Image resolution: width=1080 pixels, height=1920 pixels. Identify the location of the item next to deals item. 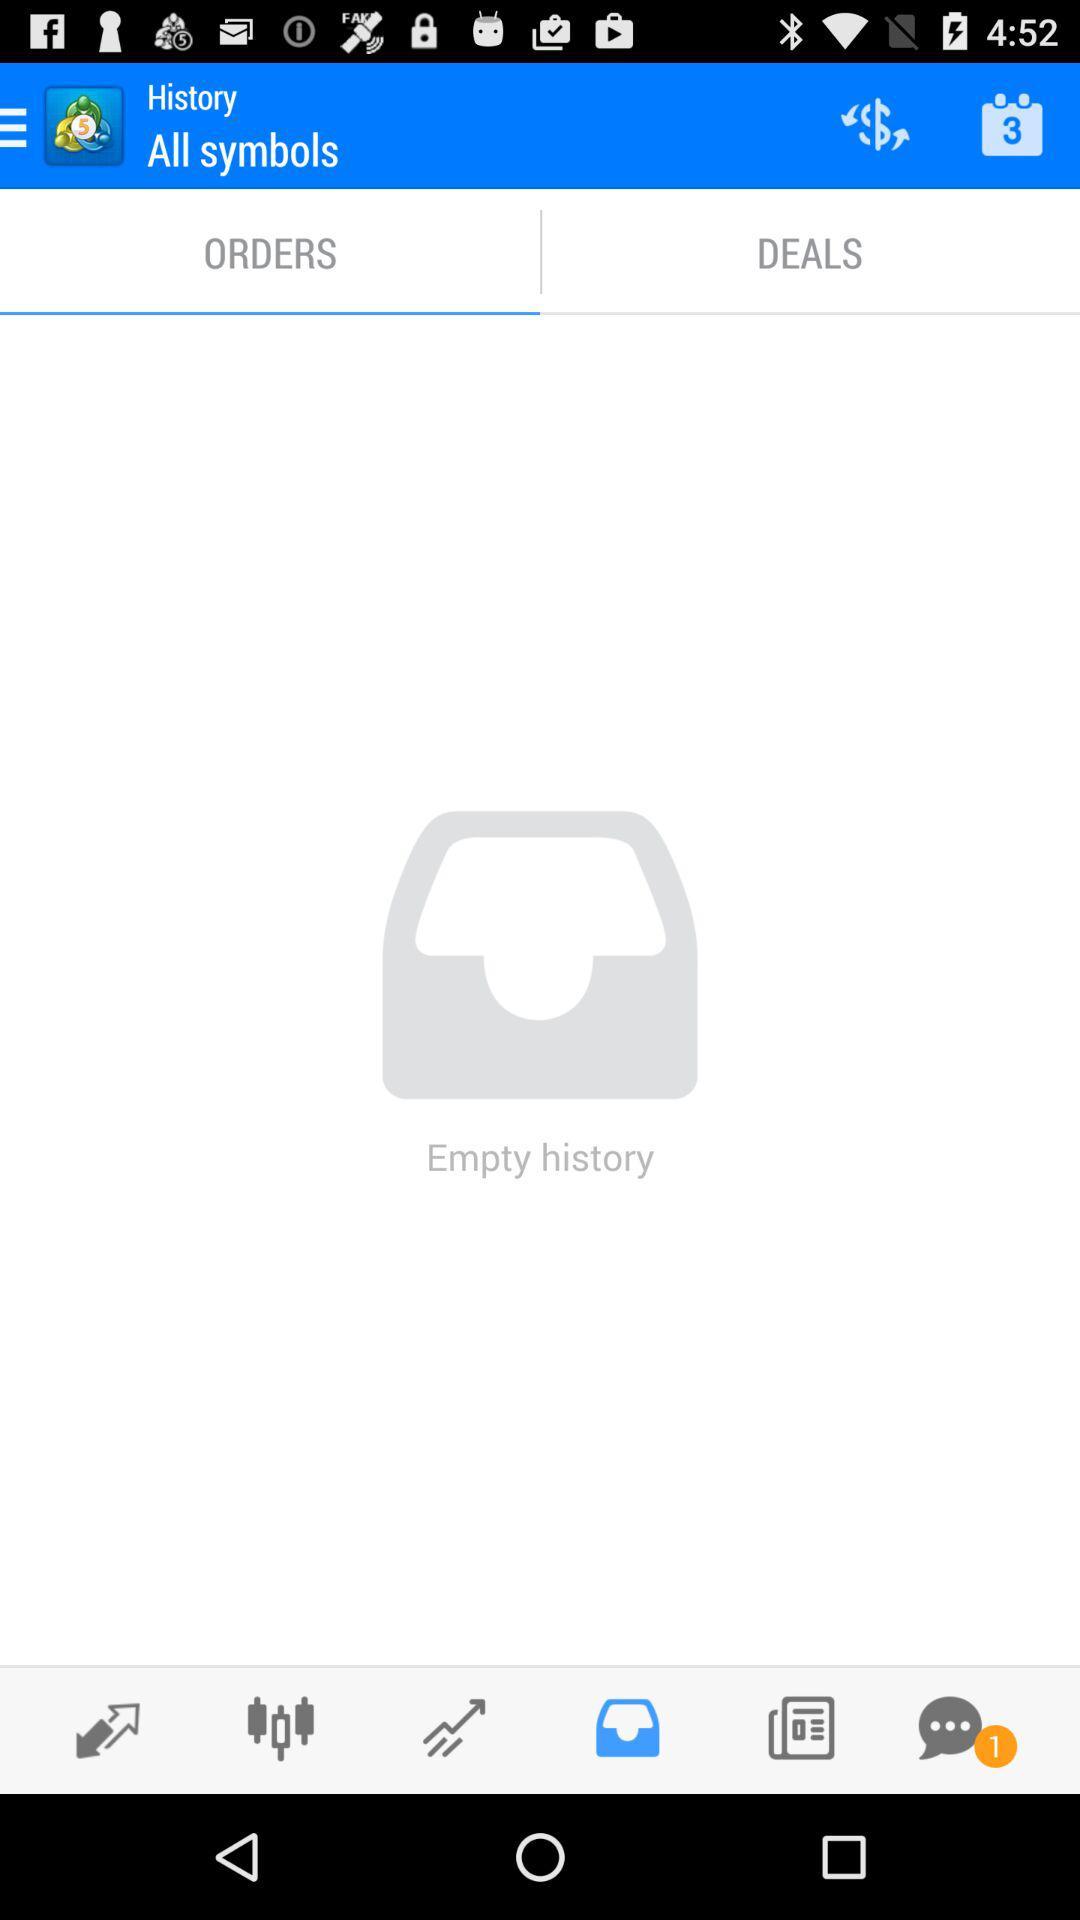
(270, 251).